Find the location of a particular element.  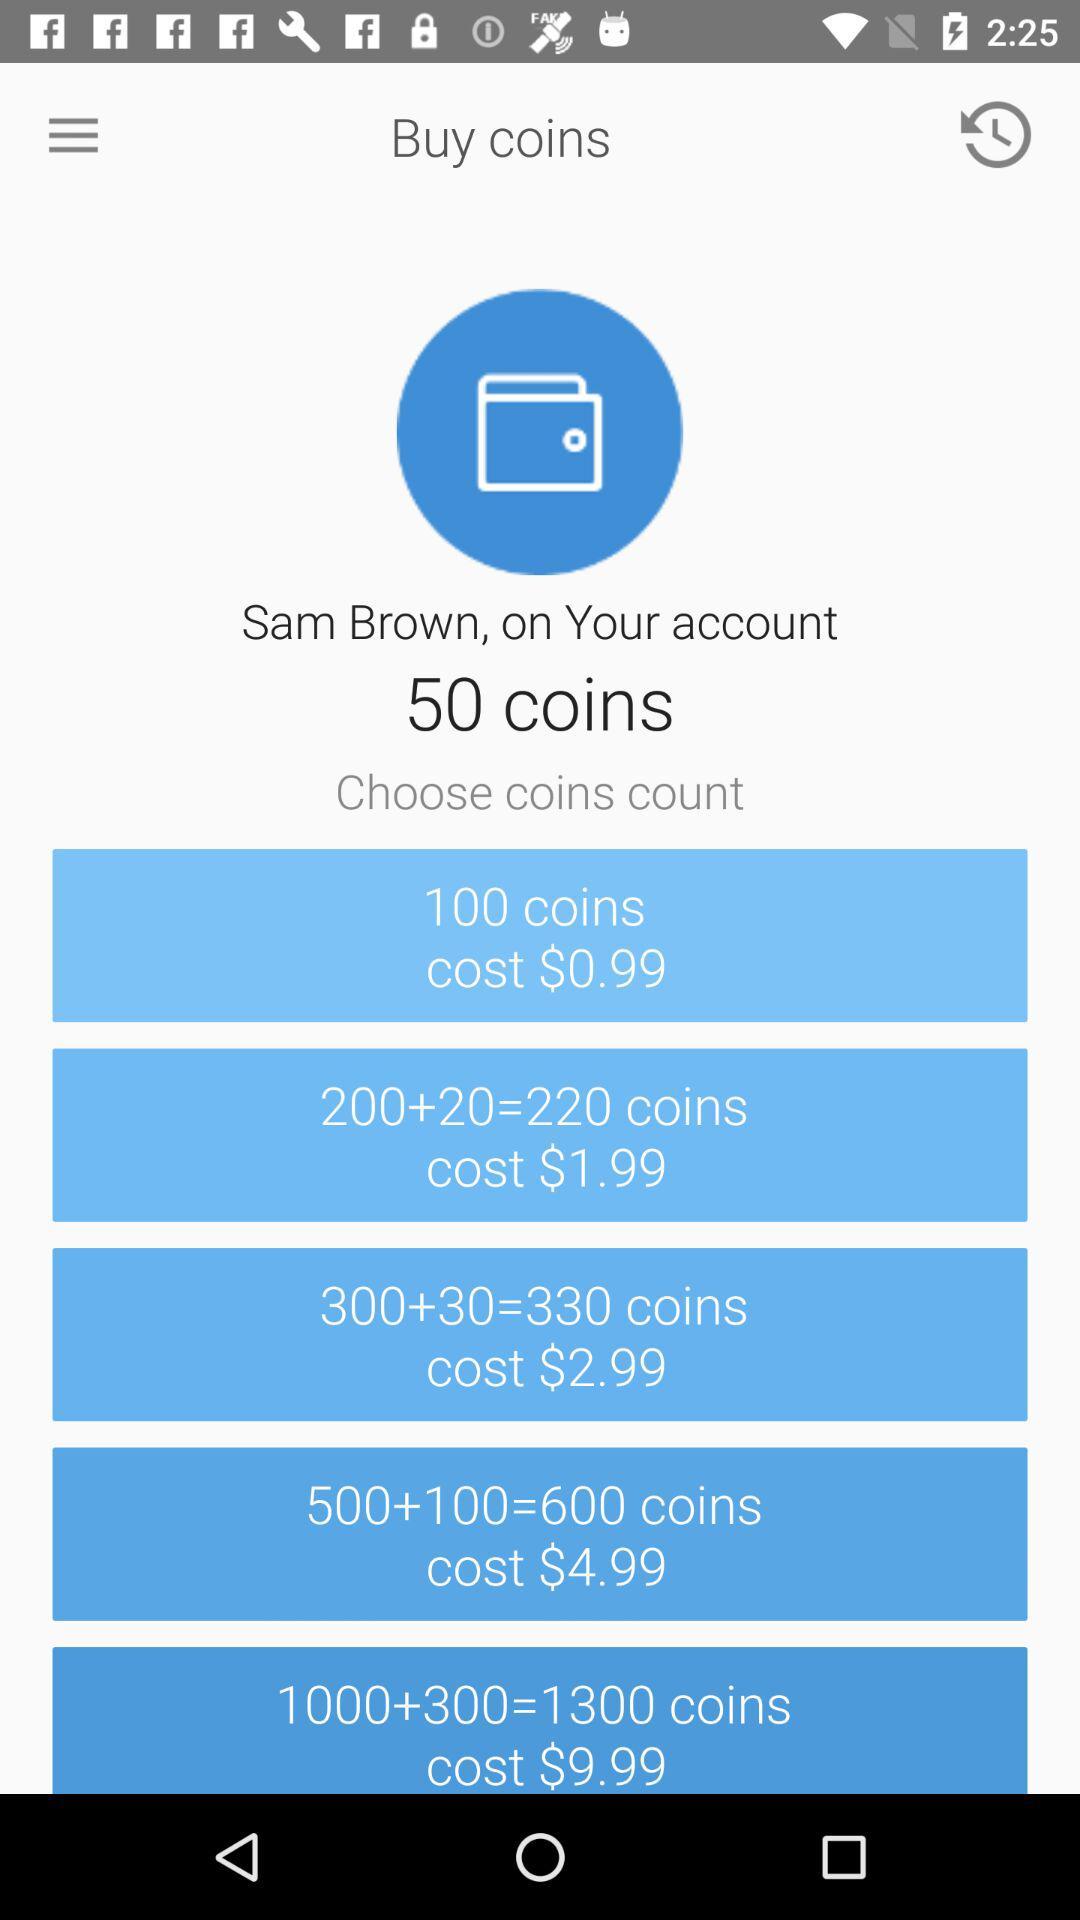

icon above the 100 coins cost is located at coordinates (72, 135).